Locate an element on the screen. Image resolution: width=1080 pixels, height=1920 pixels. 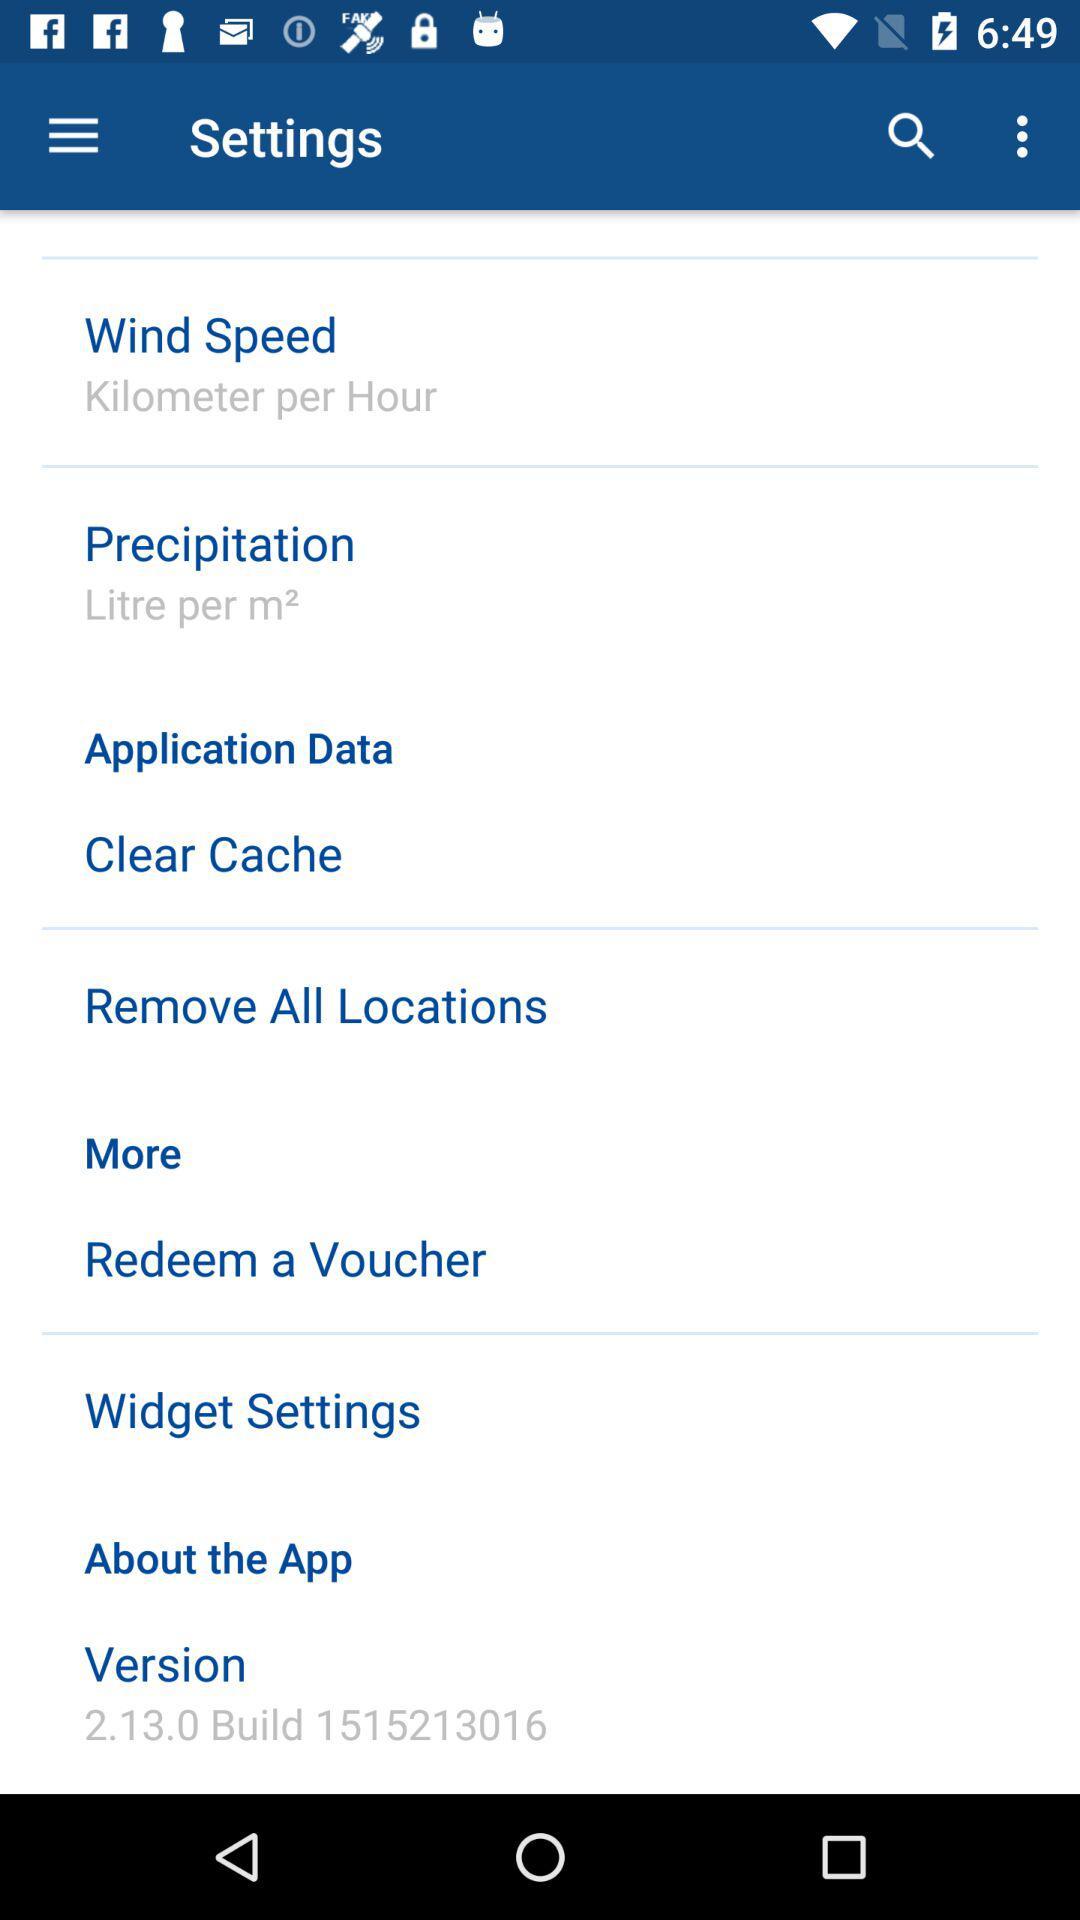
the remove all locations icon is located at coordinates (315, 1004).